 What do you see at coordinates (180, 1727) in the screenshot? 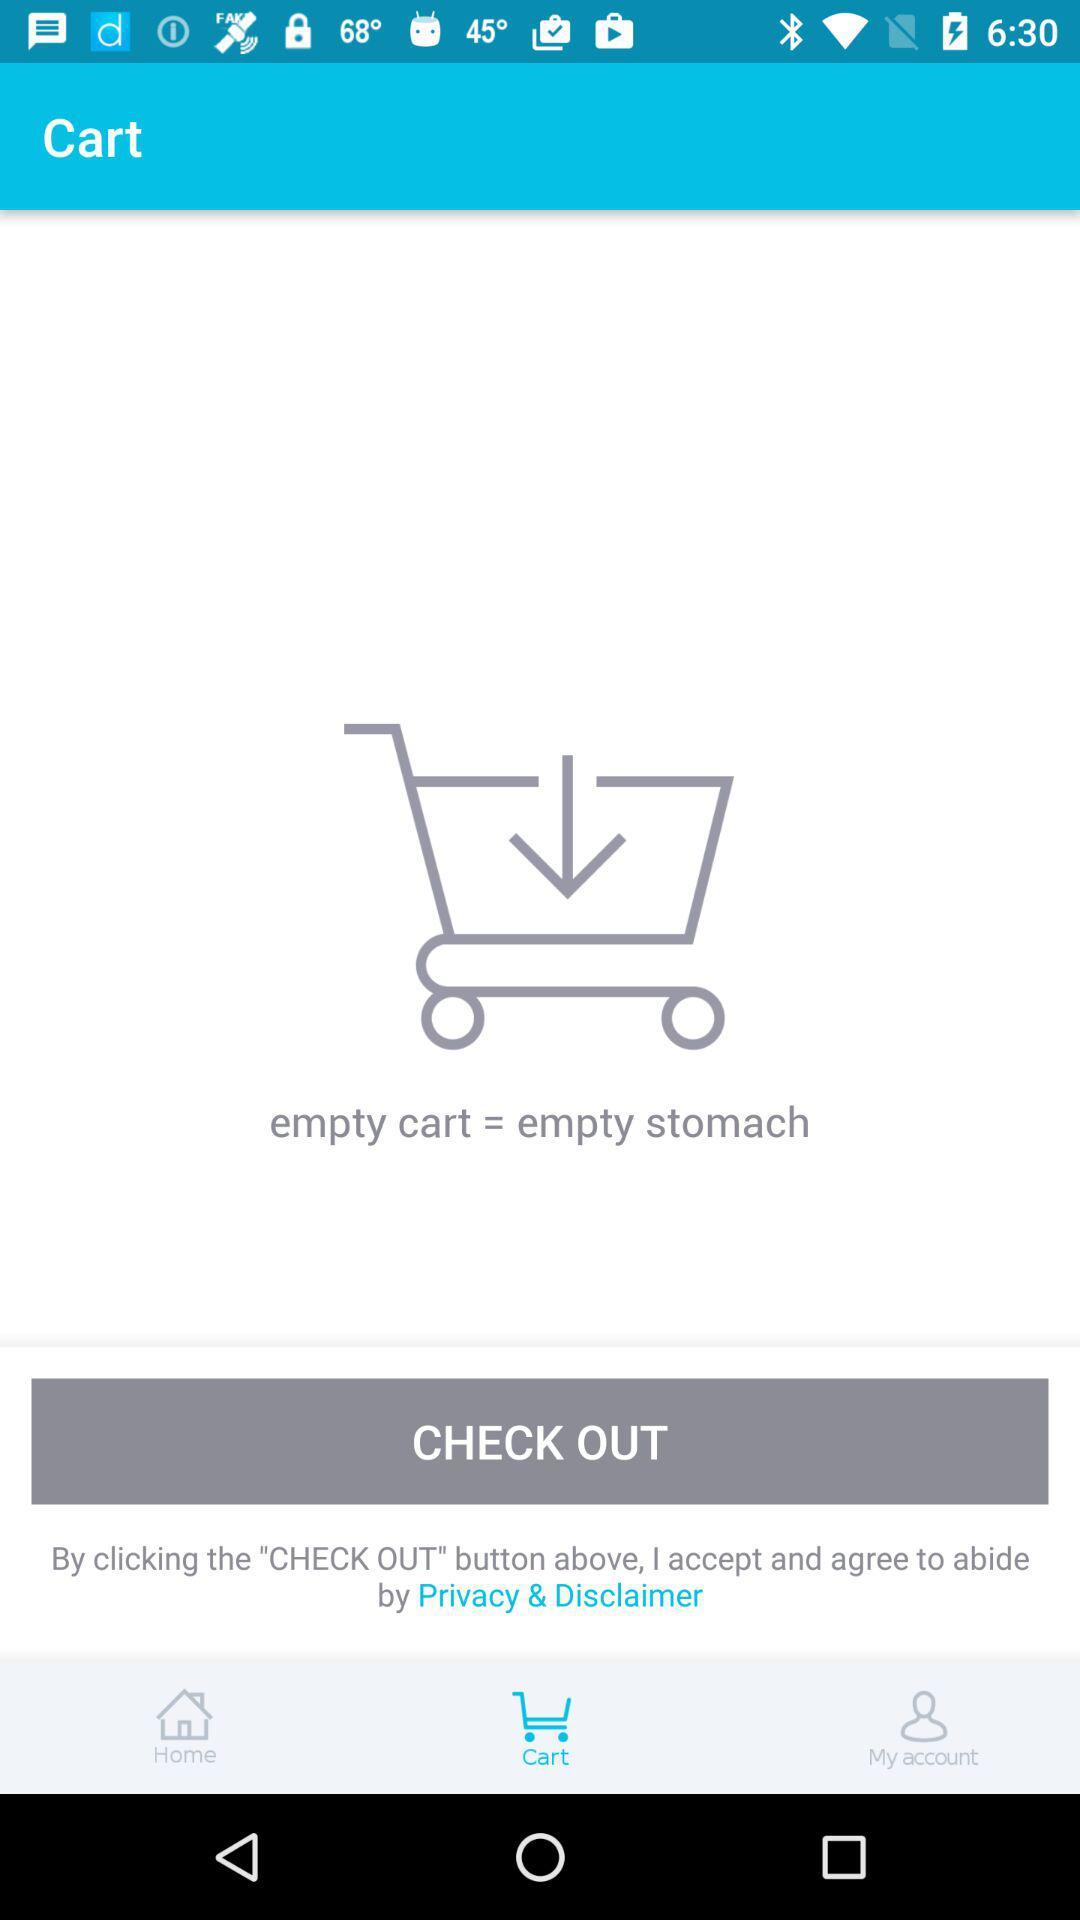
I see `go home` at bounding box center [180, 1727].